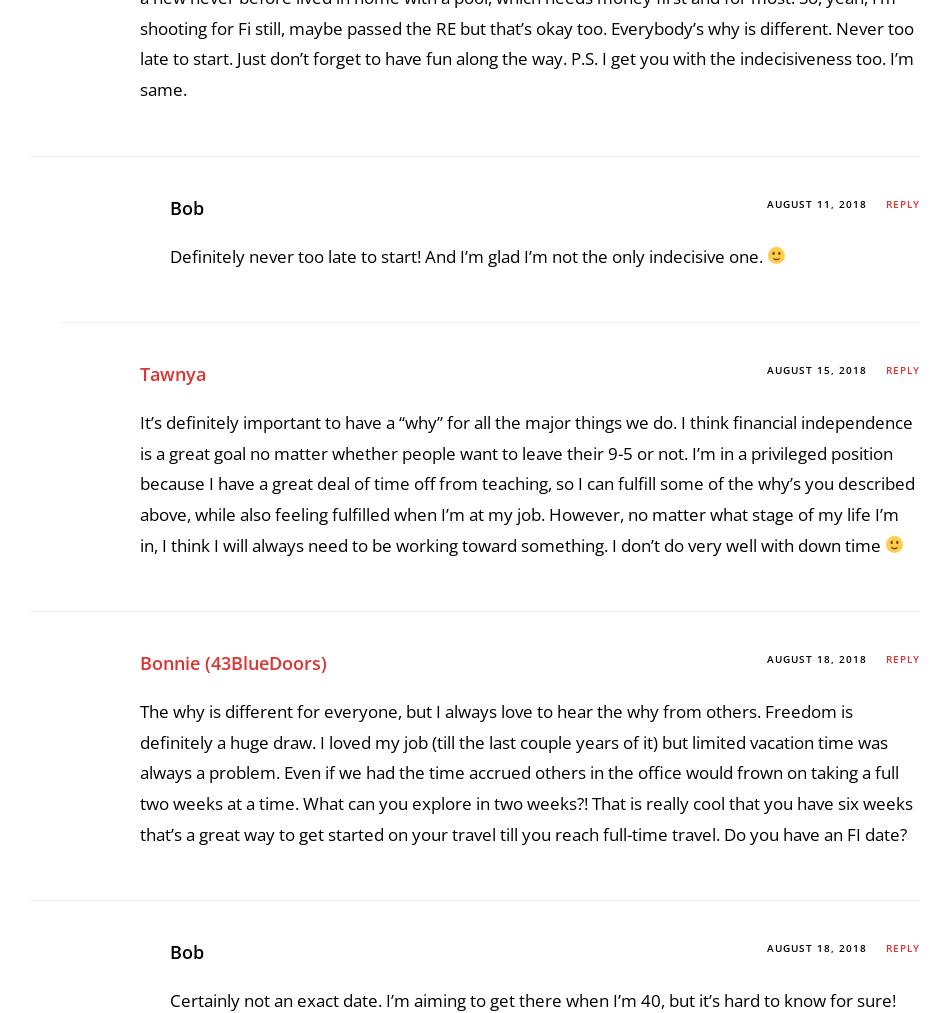  I want to click on 'It’s such a freeing thing to achieve. I hope you get there ASAP!', so click(407, 363).